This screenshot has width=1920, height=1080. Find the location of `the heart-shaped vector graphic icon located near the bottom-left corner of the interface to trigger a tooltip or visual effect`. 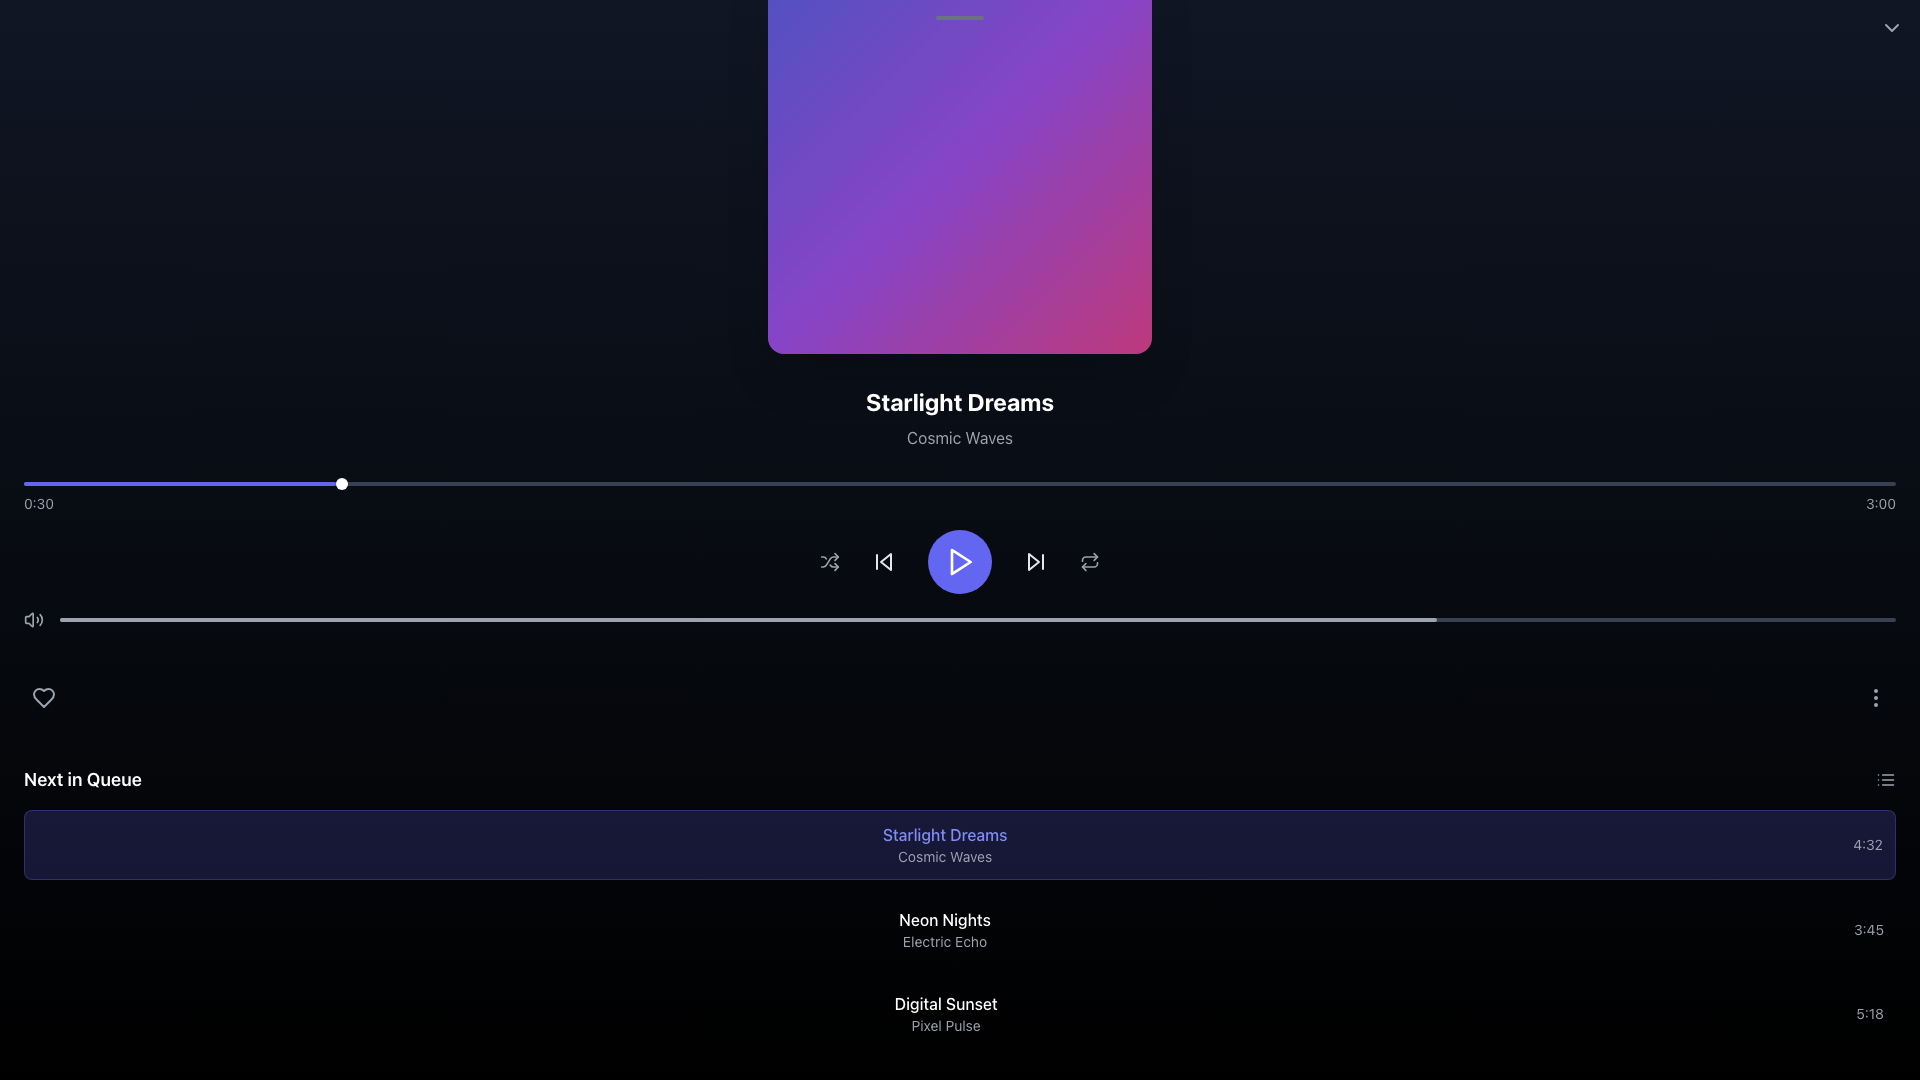

the heart-shaped vector graphic icon located near the bottom-left corner of the interface to trigger a tooltip or visual effect is located at coordinates (43, 697).